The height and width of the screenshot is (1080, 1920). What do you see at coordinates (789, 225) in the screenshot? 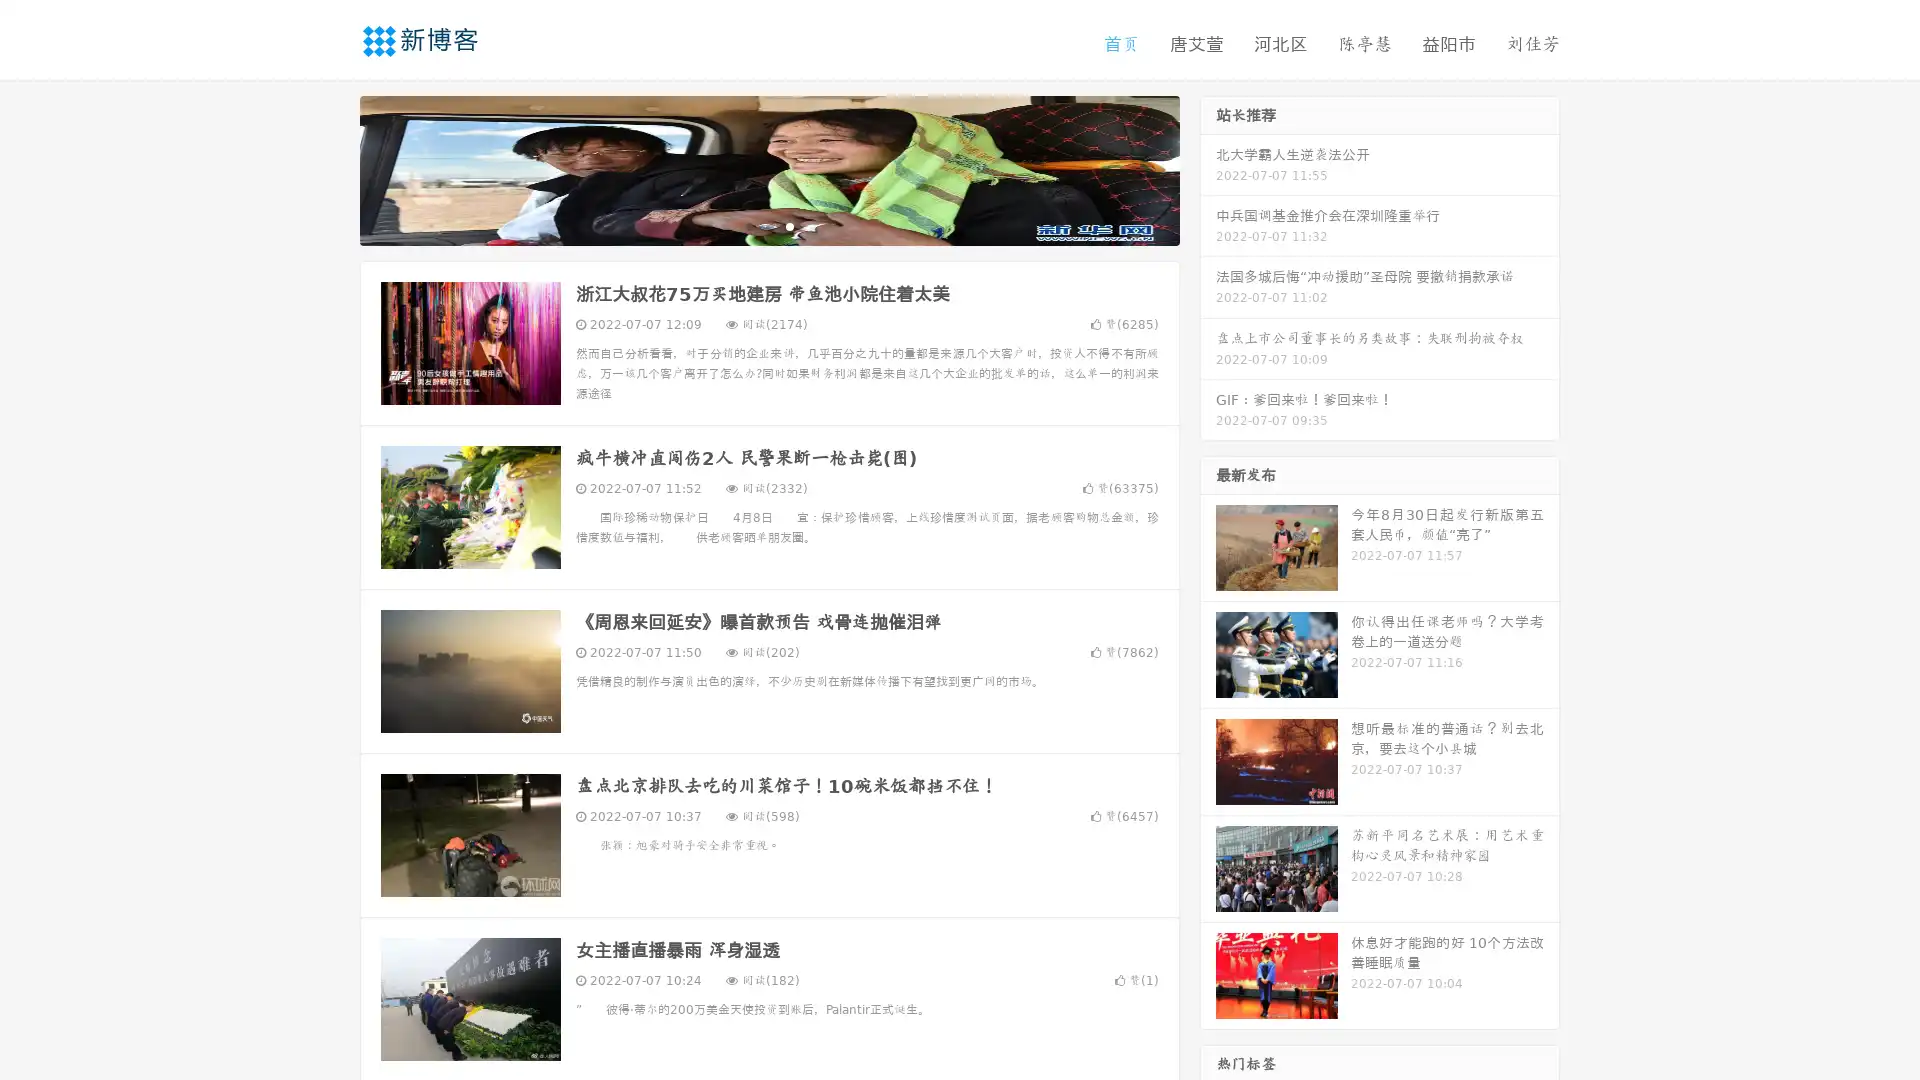
I see `Go to slide 3` at bounding box center [789, 225].